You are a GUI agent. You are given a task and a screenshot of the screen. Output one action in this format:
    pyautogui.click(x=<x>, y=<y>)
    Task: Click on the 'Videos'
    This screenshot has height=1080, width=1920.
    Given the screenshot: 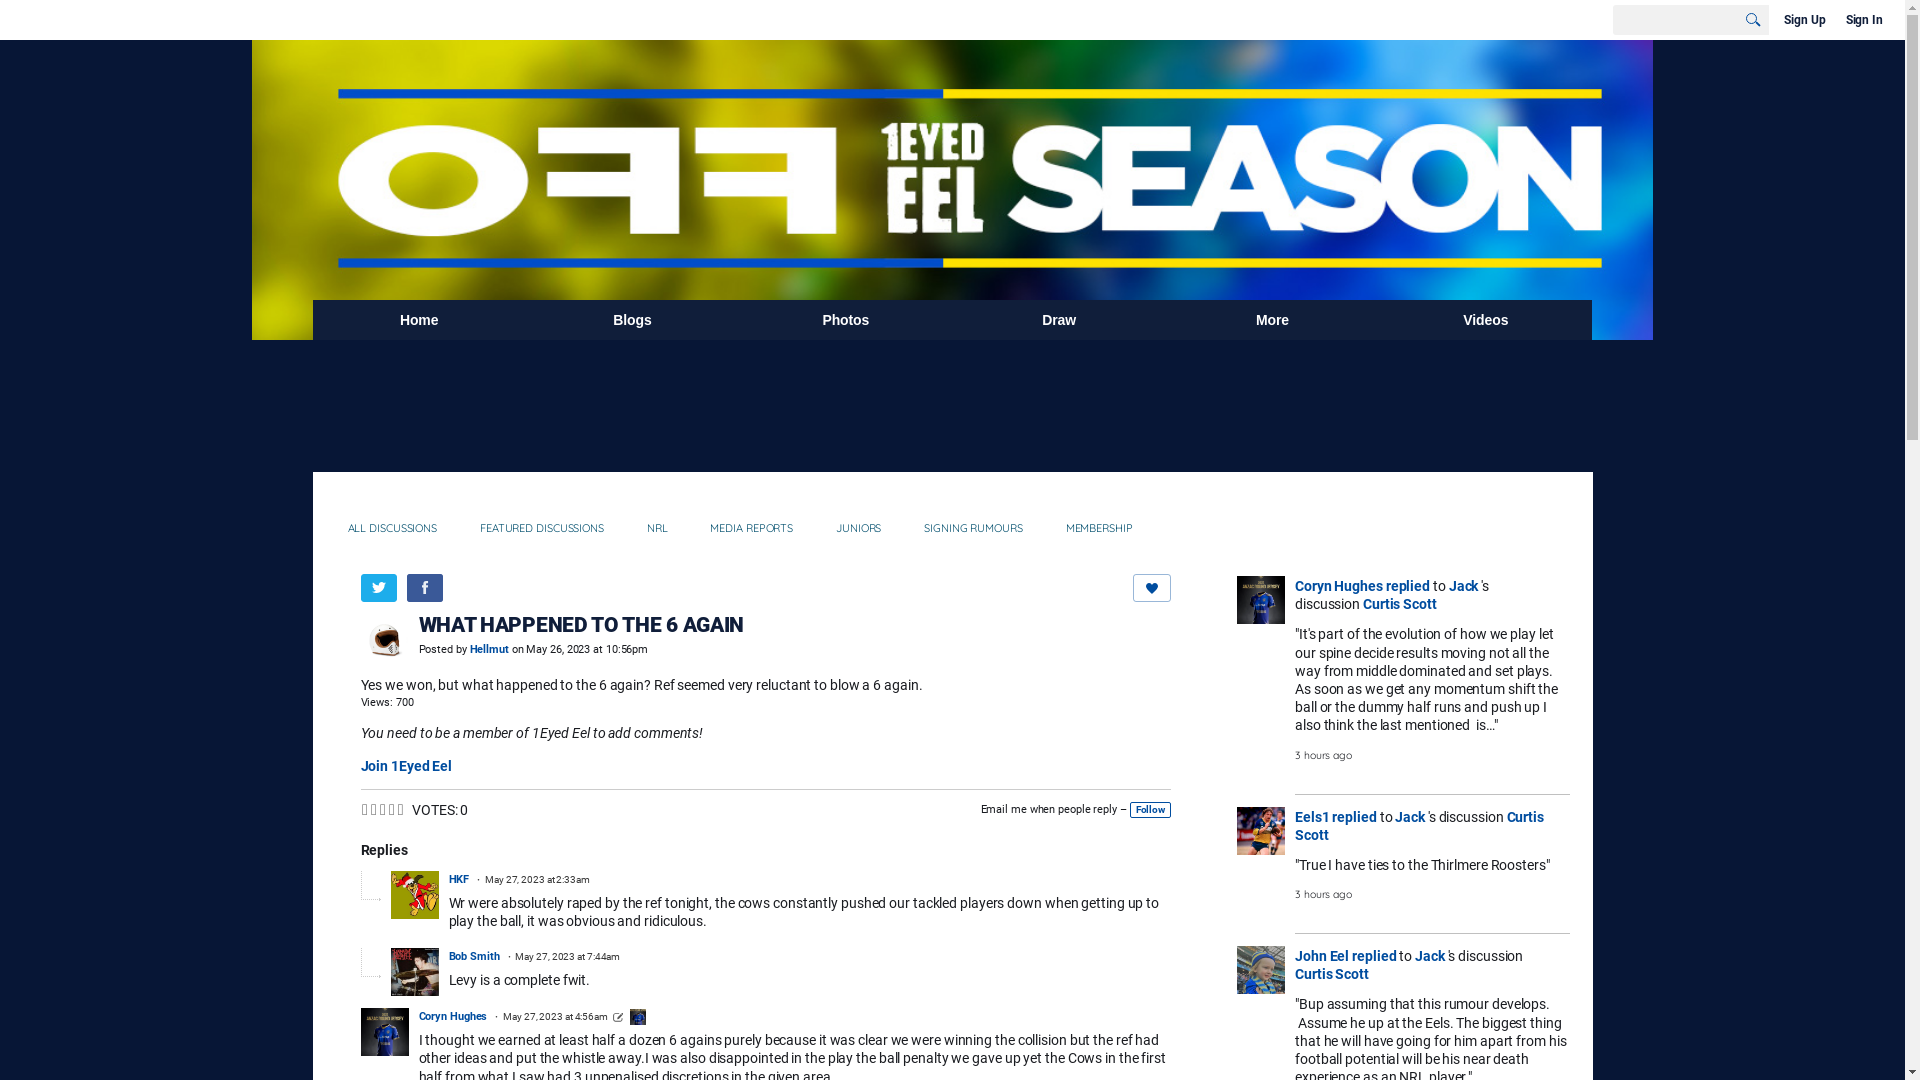 What is the action you would take?
    pyautogui.click(x=1485, y=319)
    